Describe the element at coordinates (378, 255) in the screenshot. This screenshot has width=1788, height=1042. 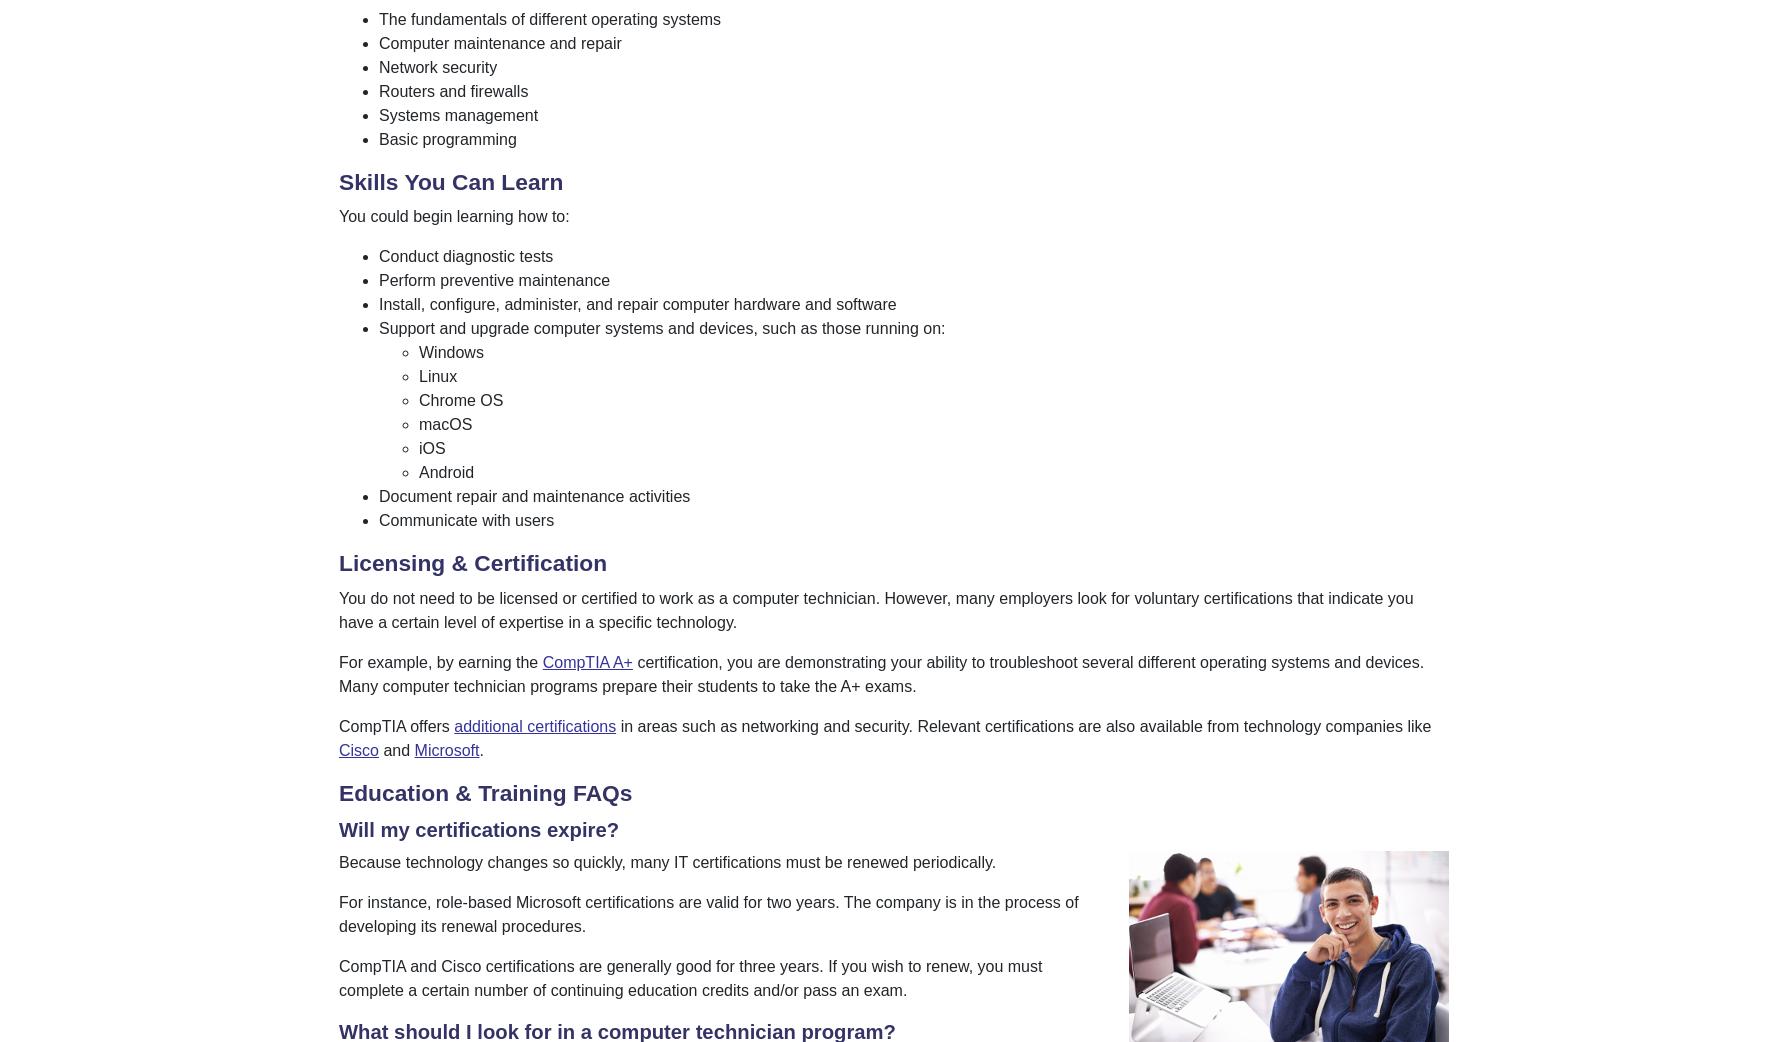
I see `'Conduct diagnostic tests'` at that location.